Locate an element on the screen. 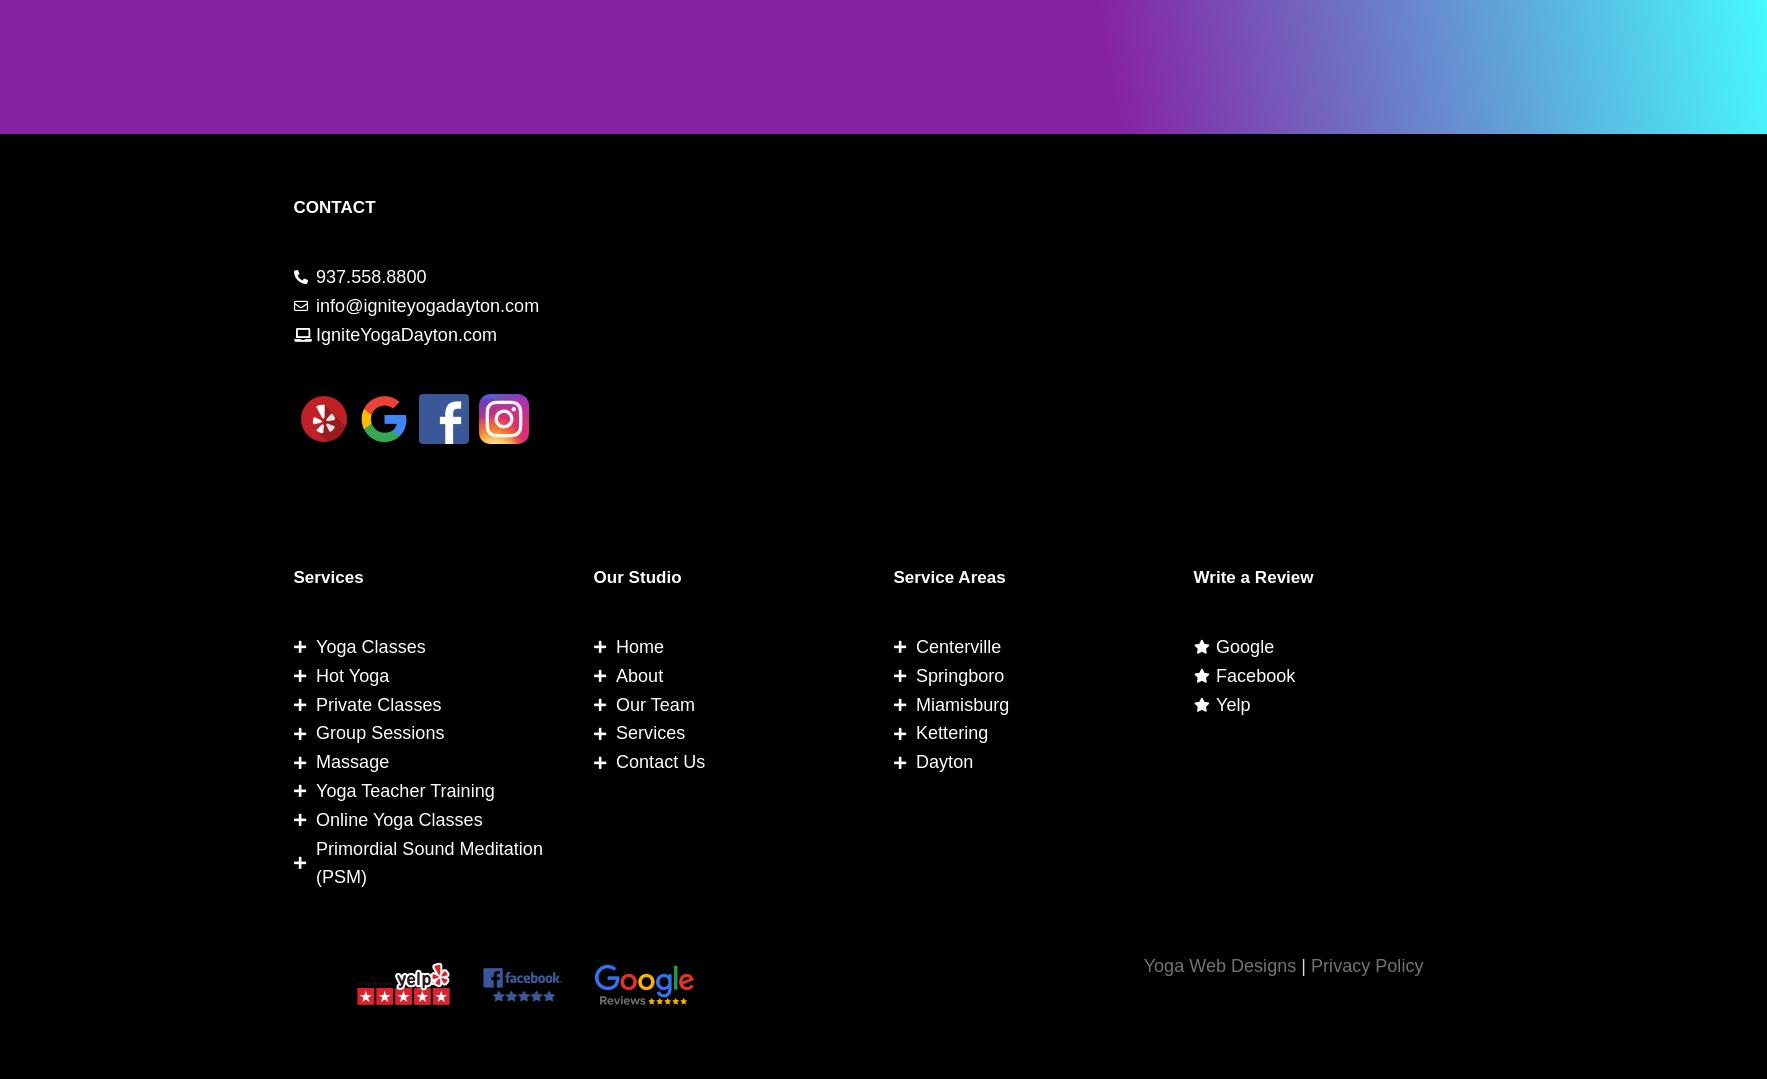 The width and height of the screenshot is (1767, 1079). 'Yoga Teacher Training' is located at coordinates (404, 789).